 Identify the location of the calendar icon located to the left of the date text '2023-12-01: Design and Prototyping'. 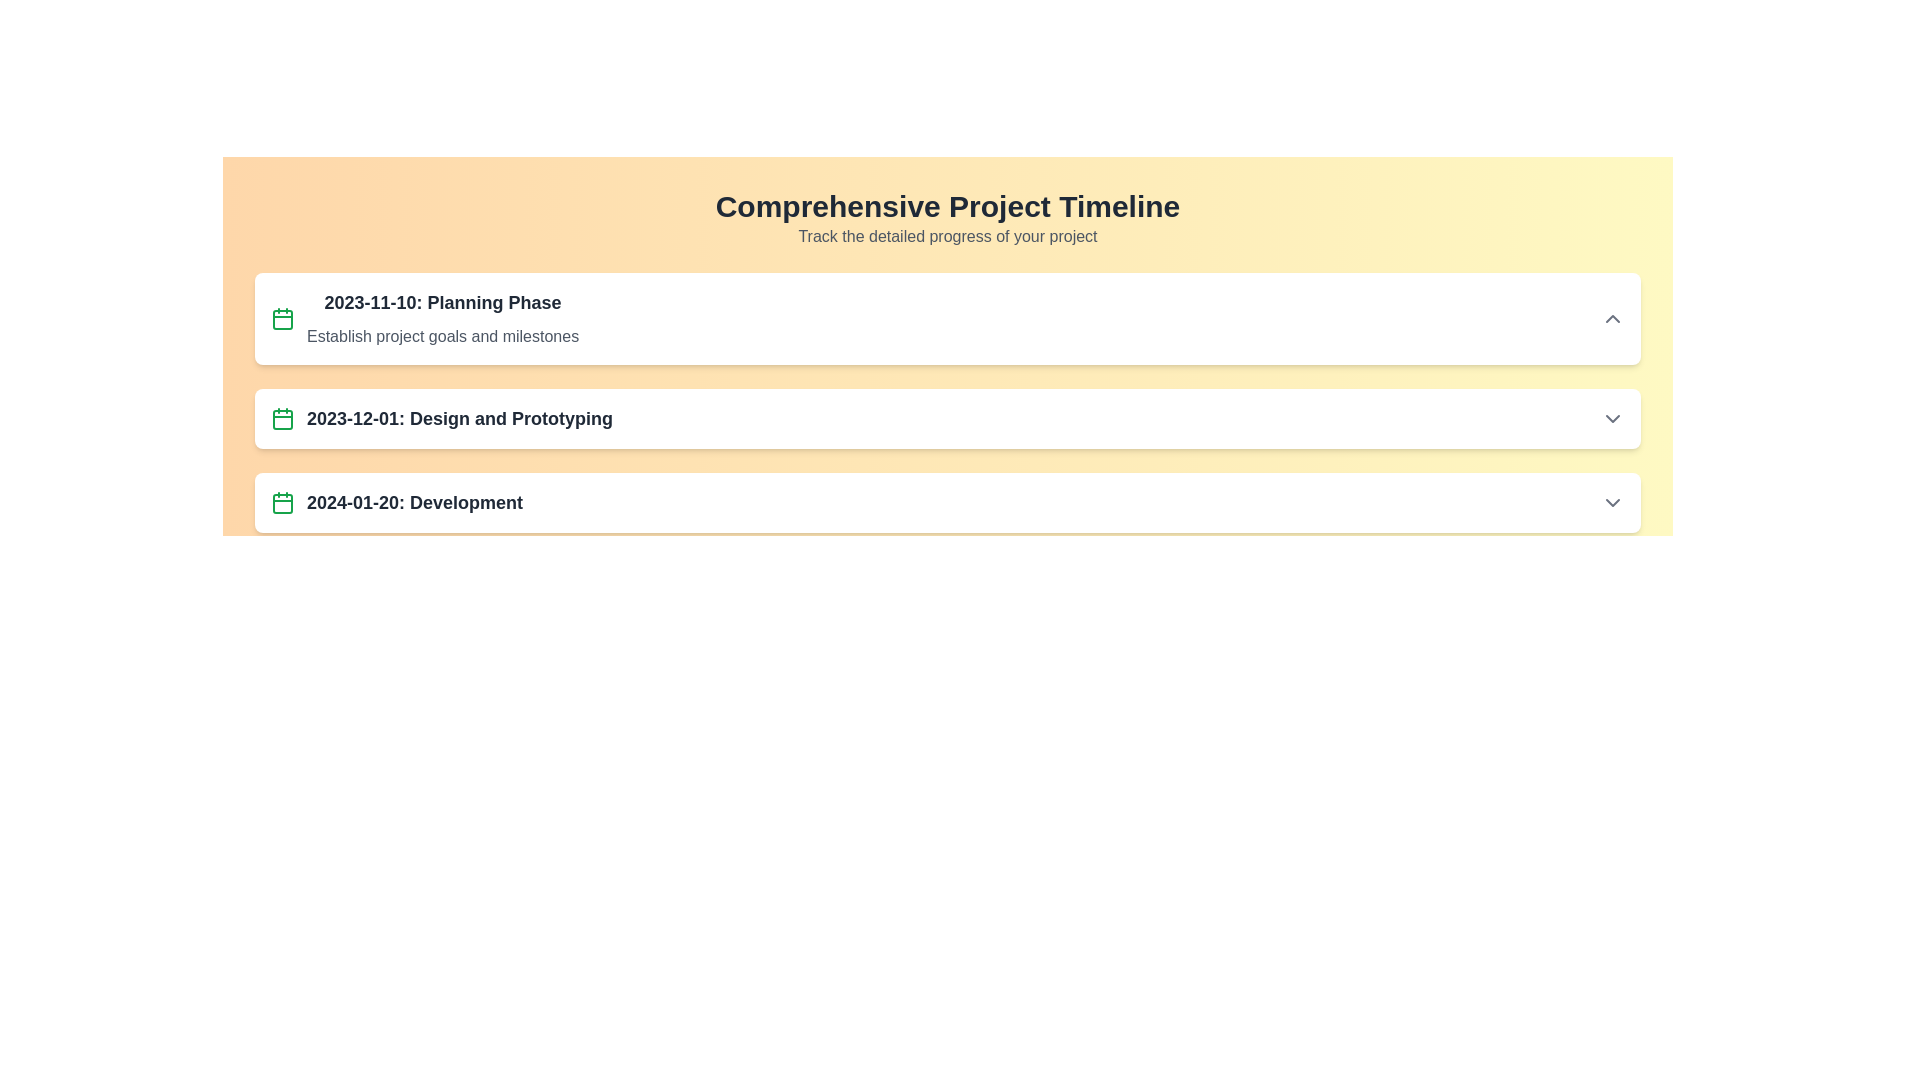
(282, 418).